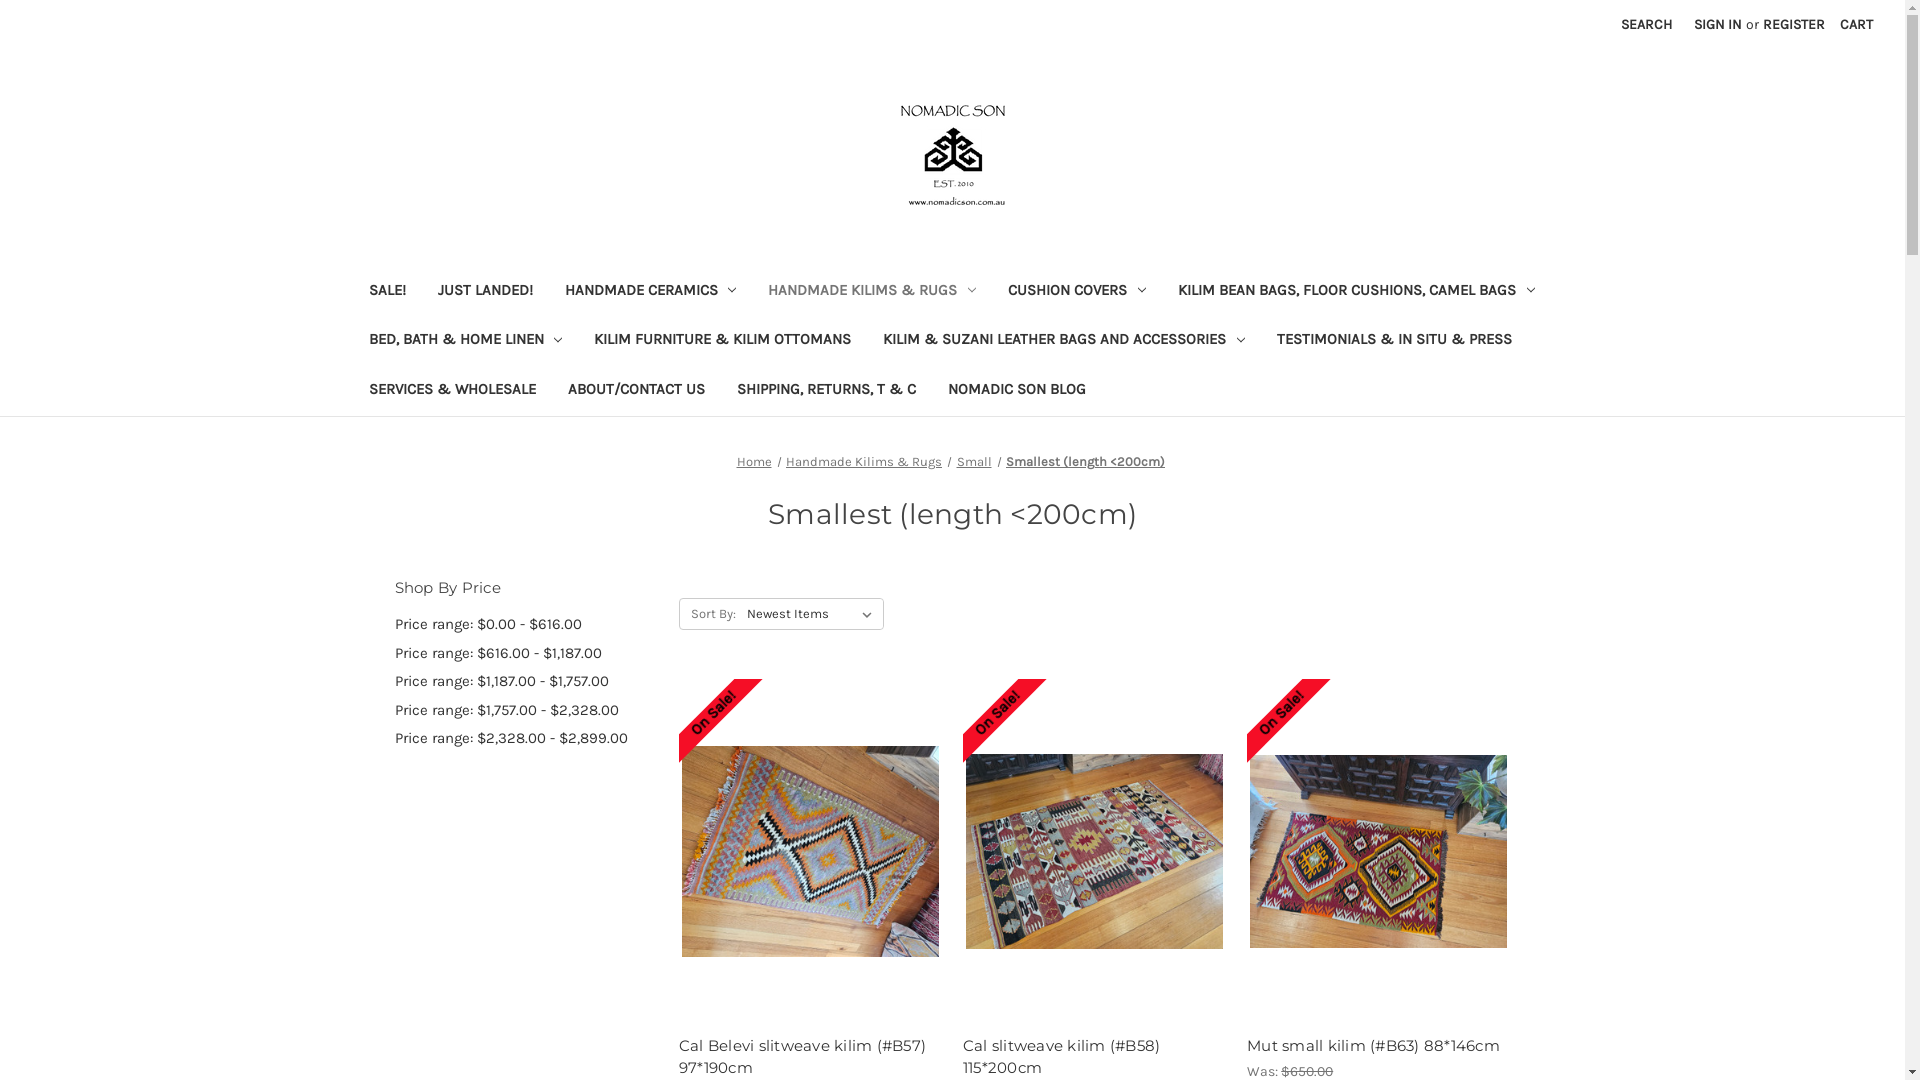 The image size is (1920, 1080). What do you see at coordinates (525, 738) in the screenshot?
I see `'Price range: $2,328.00 - $2,899.00'` at bounding box center [525, 738].